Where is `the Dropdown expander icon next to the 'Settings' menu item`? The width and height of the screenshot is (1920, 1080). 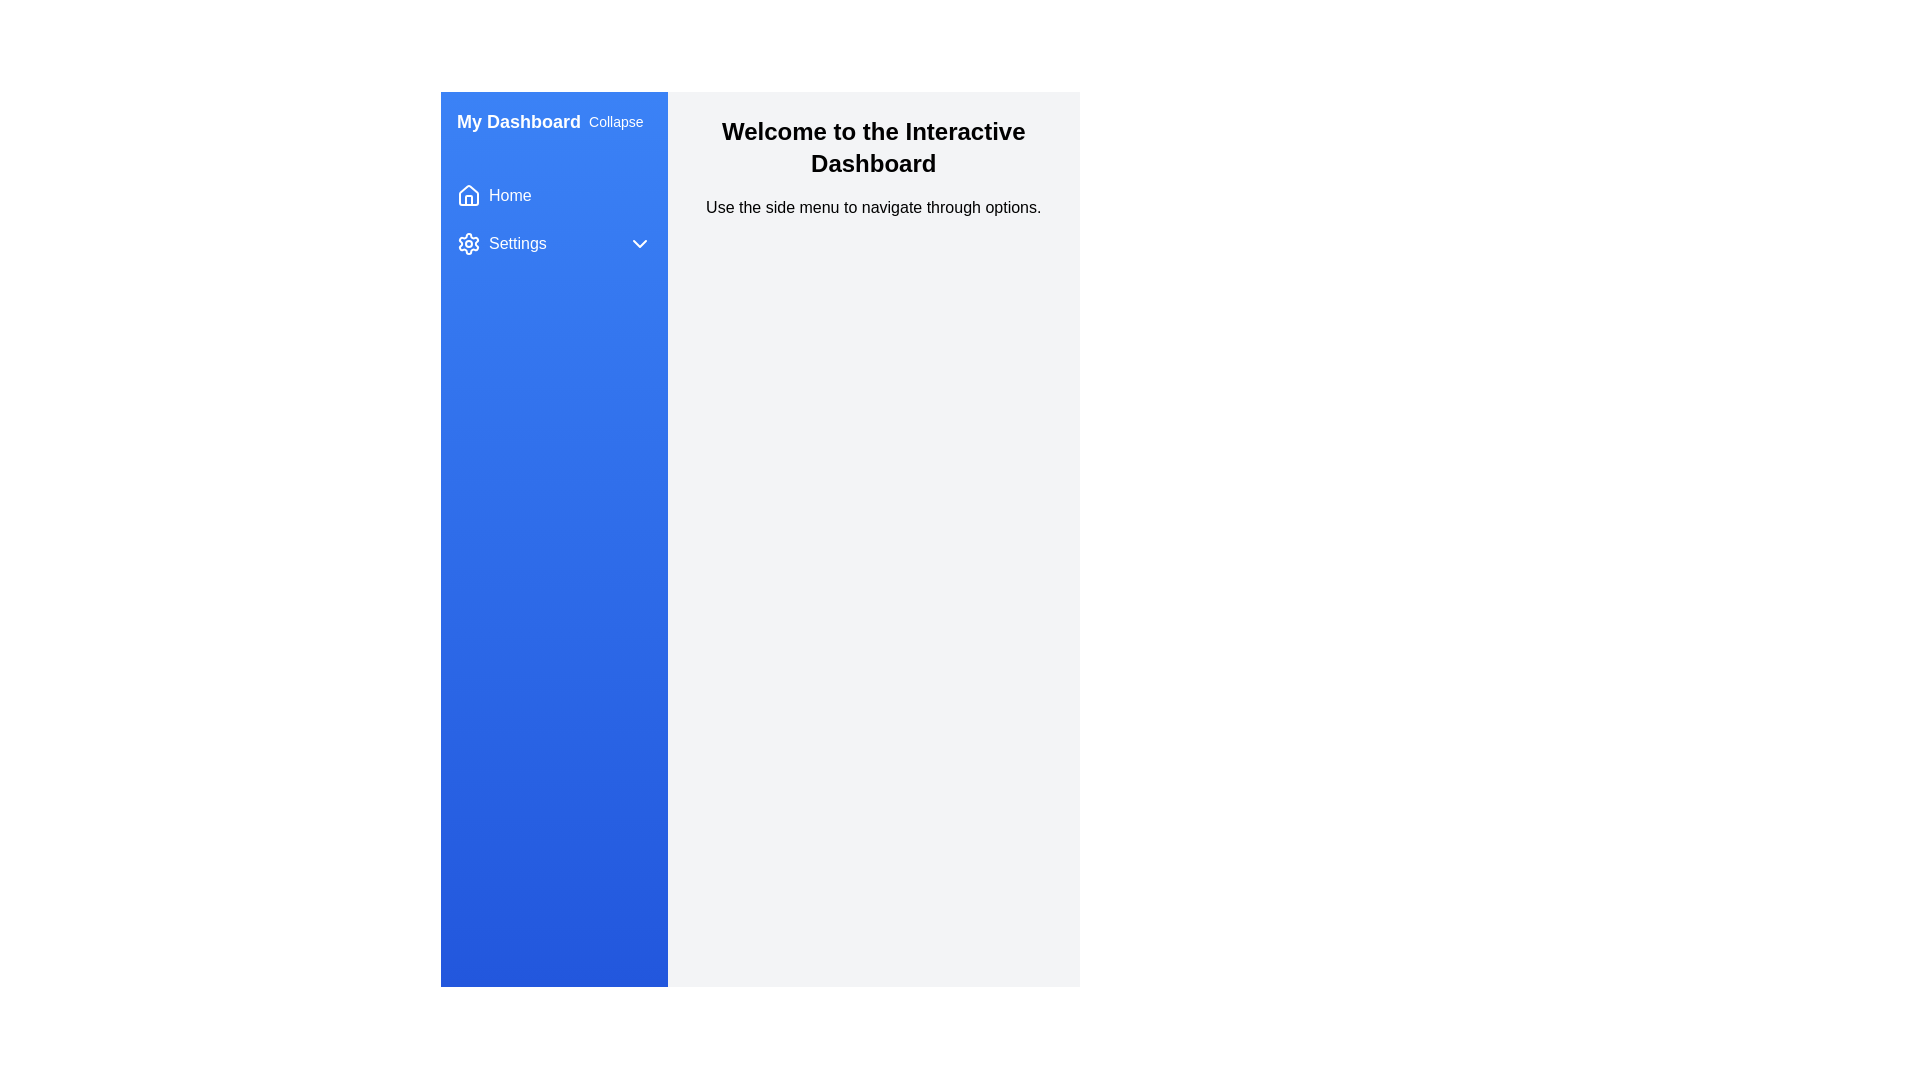
the Dropdown expander icon next to the 'Settings' menu item is located at coordinates (638, 242).